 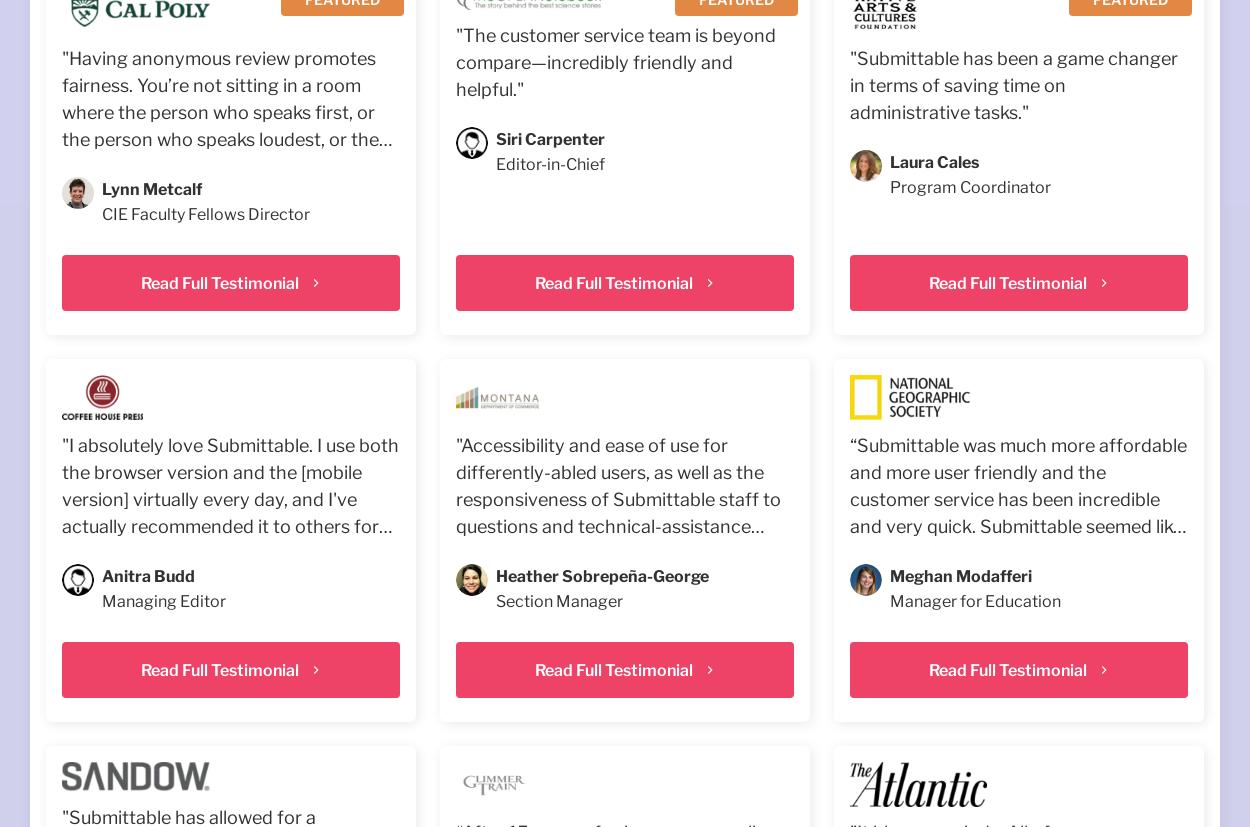 What do you see at coordinates (558, 601) in the screenshot?
I see `'Section Manager'` at bounding box center [558, 601].